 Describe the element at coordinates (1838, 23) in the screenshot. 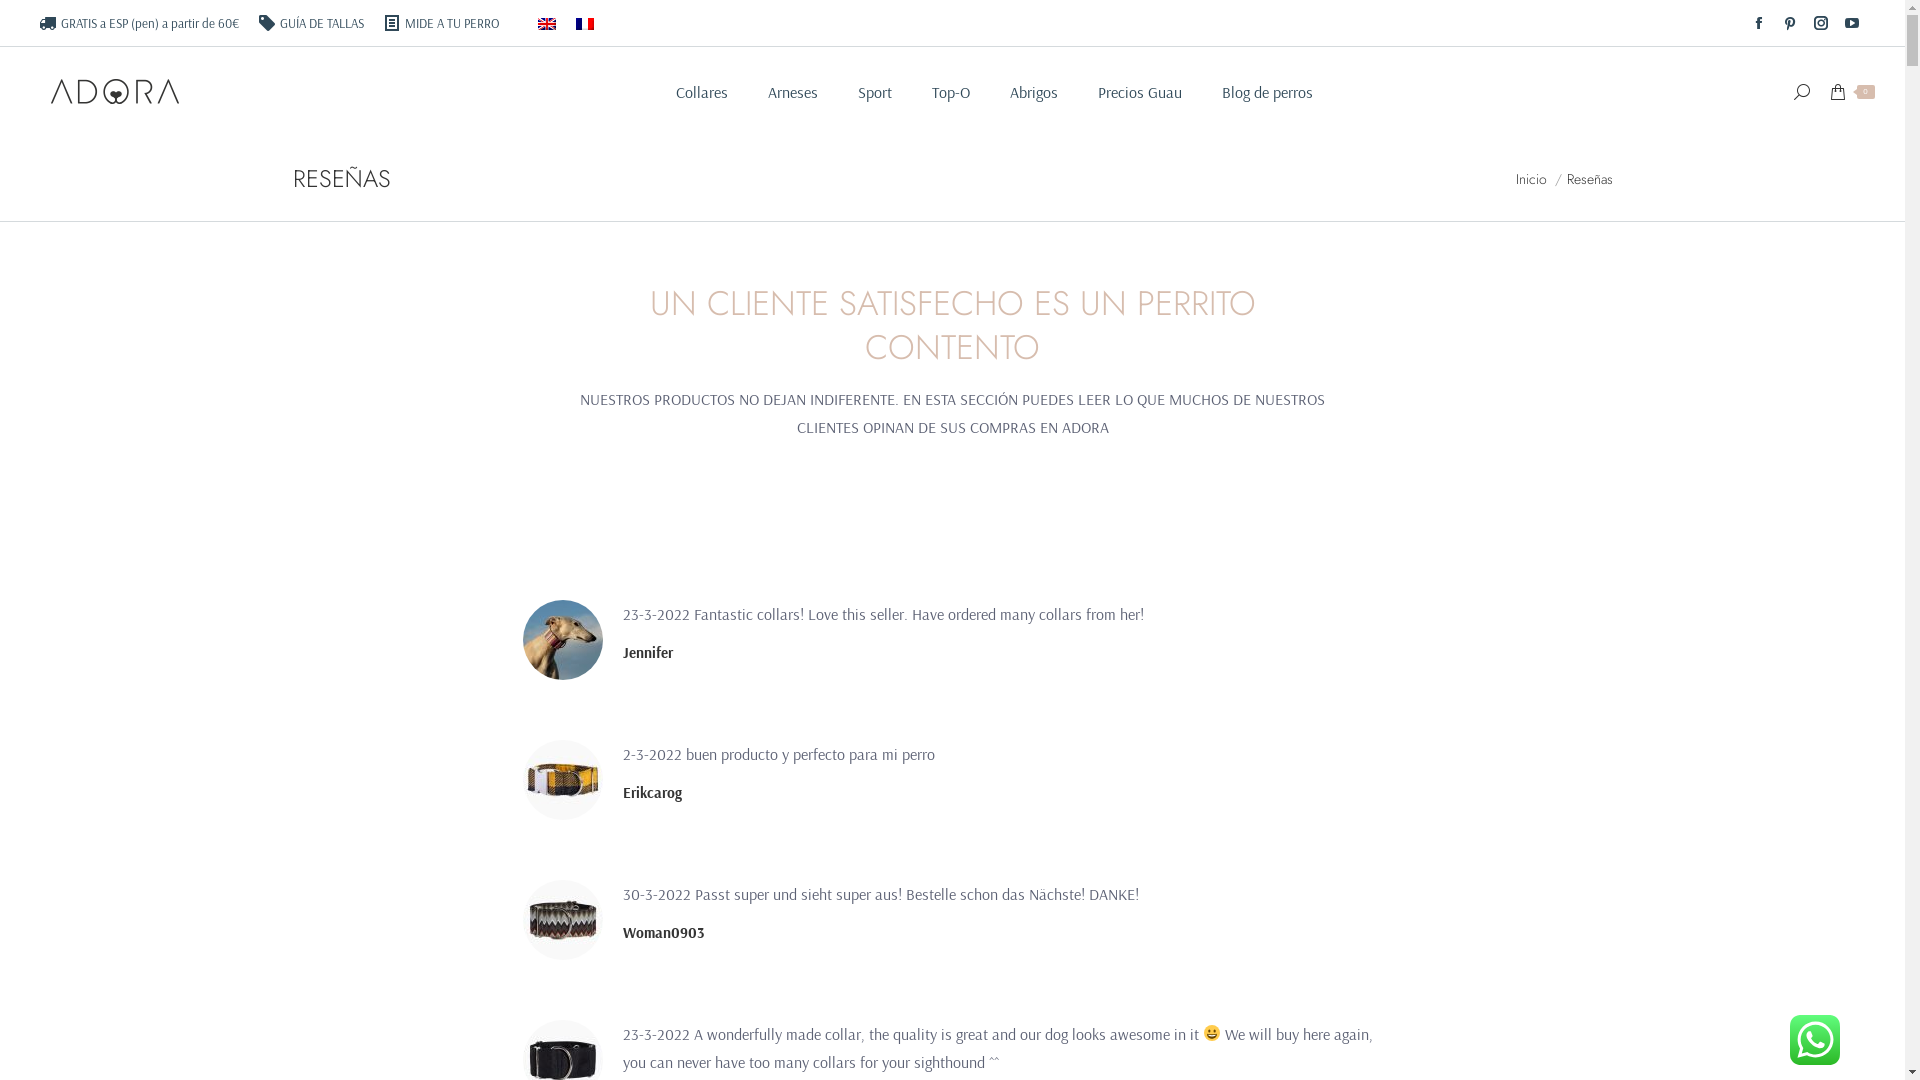

I see `'YouTube page opens in new window'` at that location.